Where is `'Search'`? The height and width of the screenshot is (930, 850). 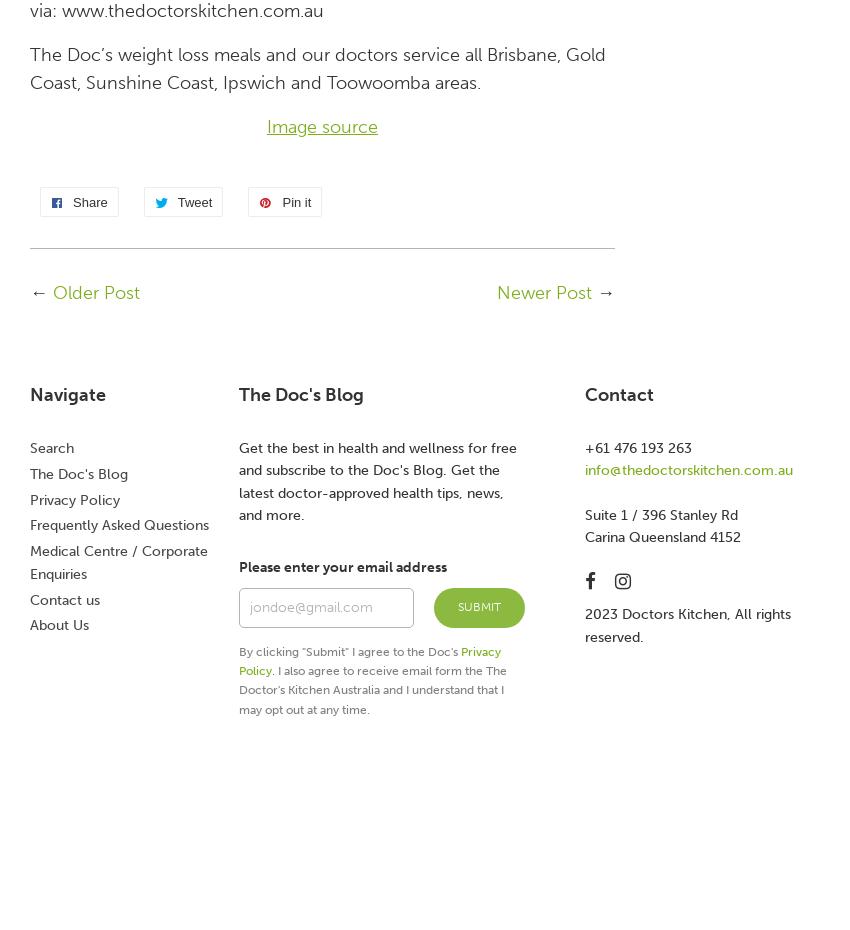 'Search' is located at coordinates (29, 447).